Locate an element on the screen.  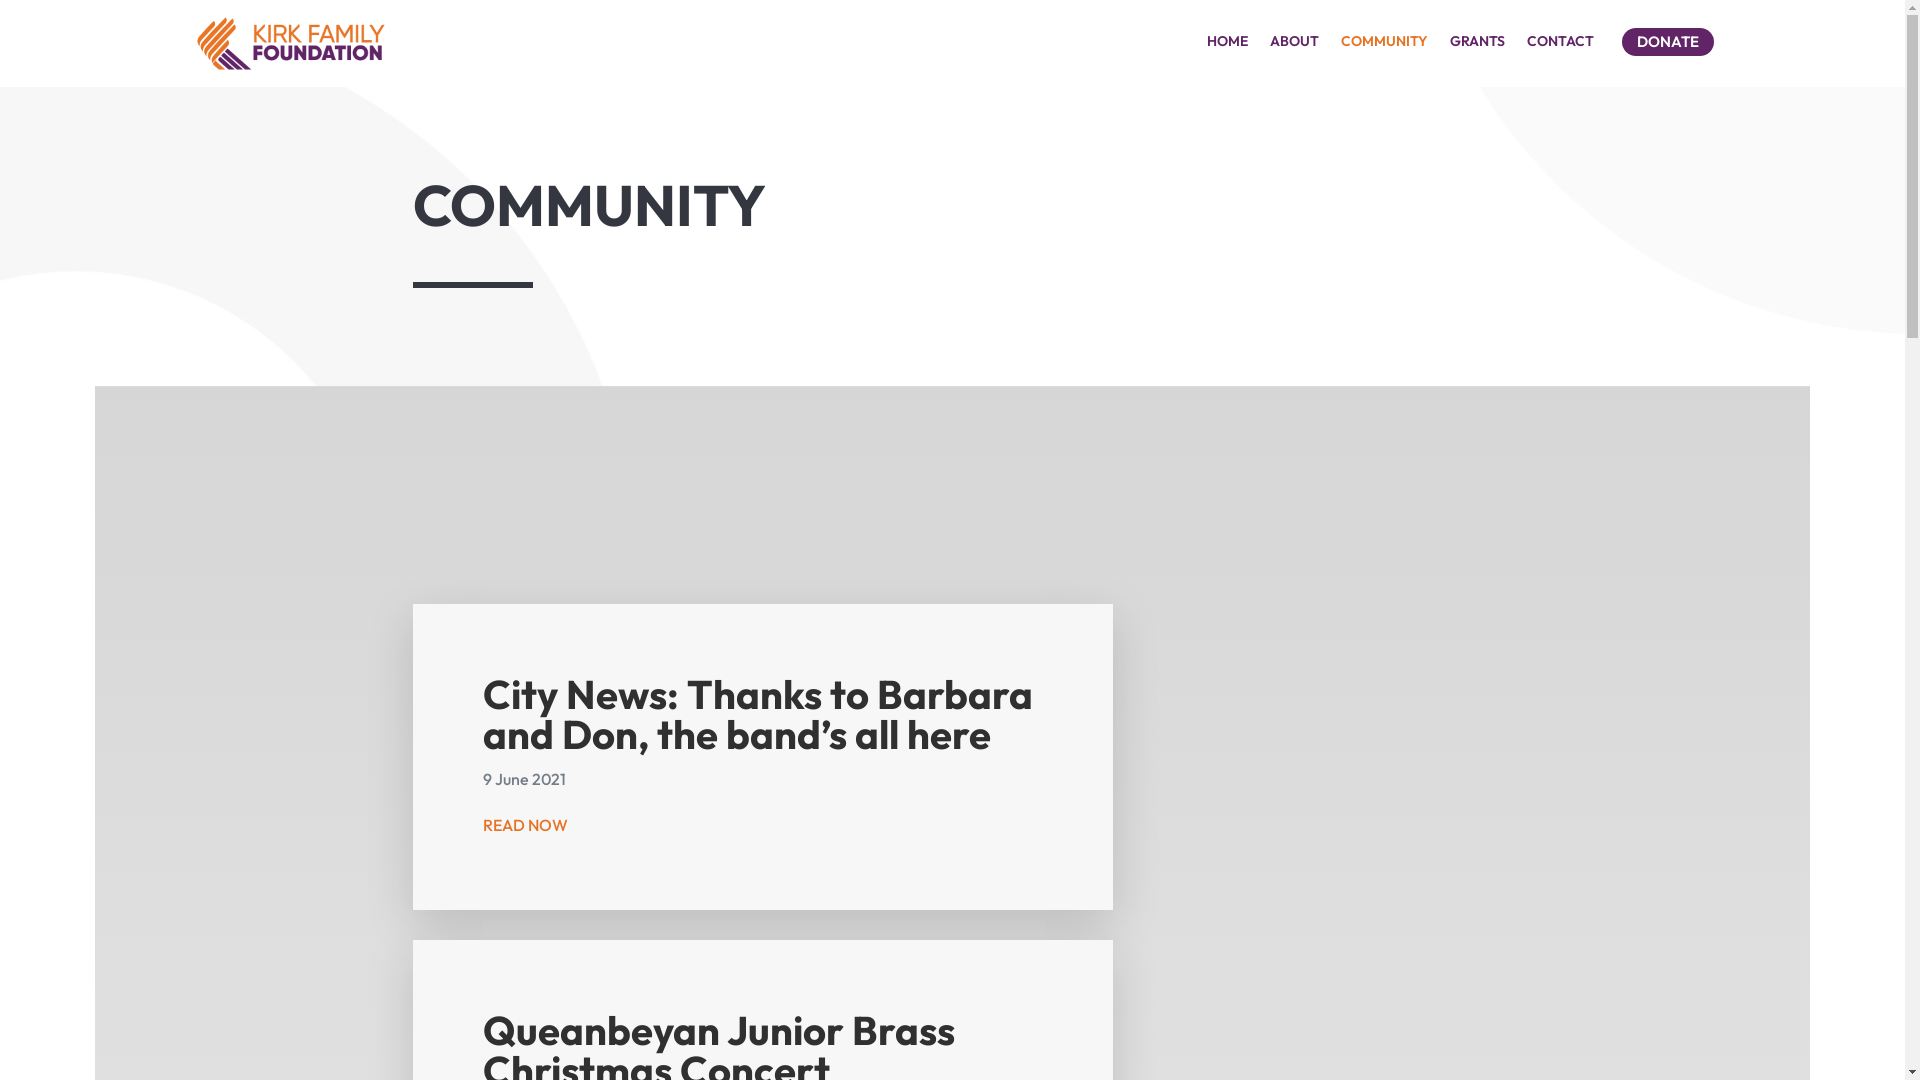
'READ NOW' is located at coordinates (525, 825).